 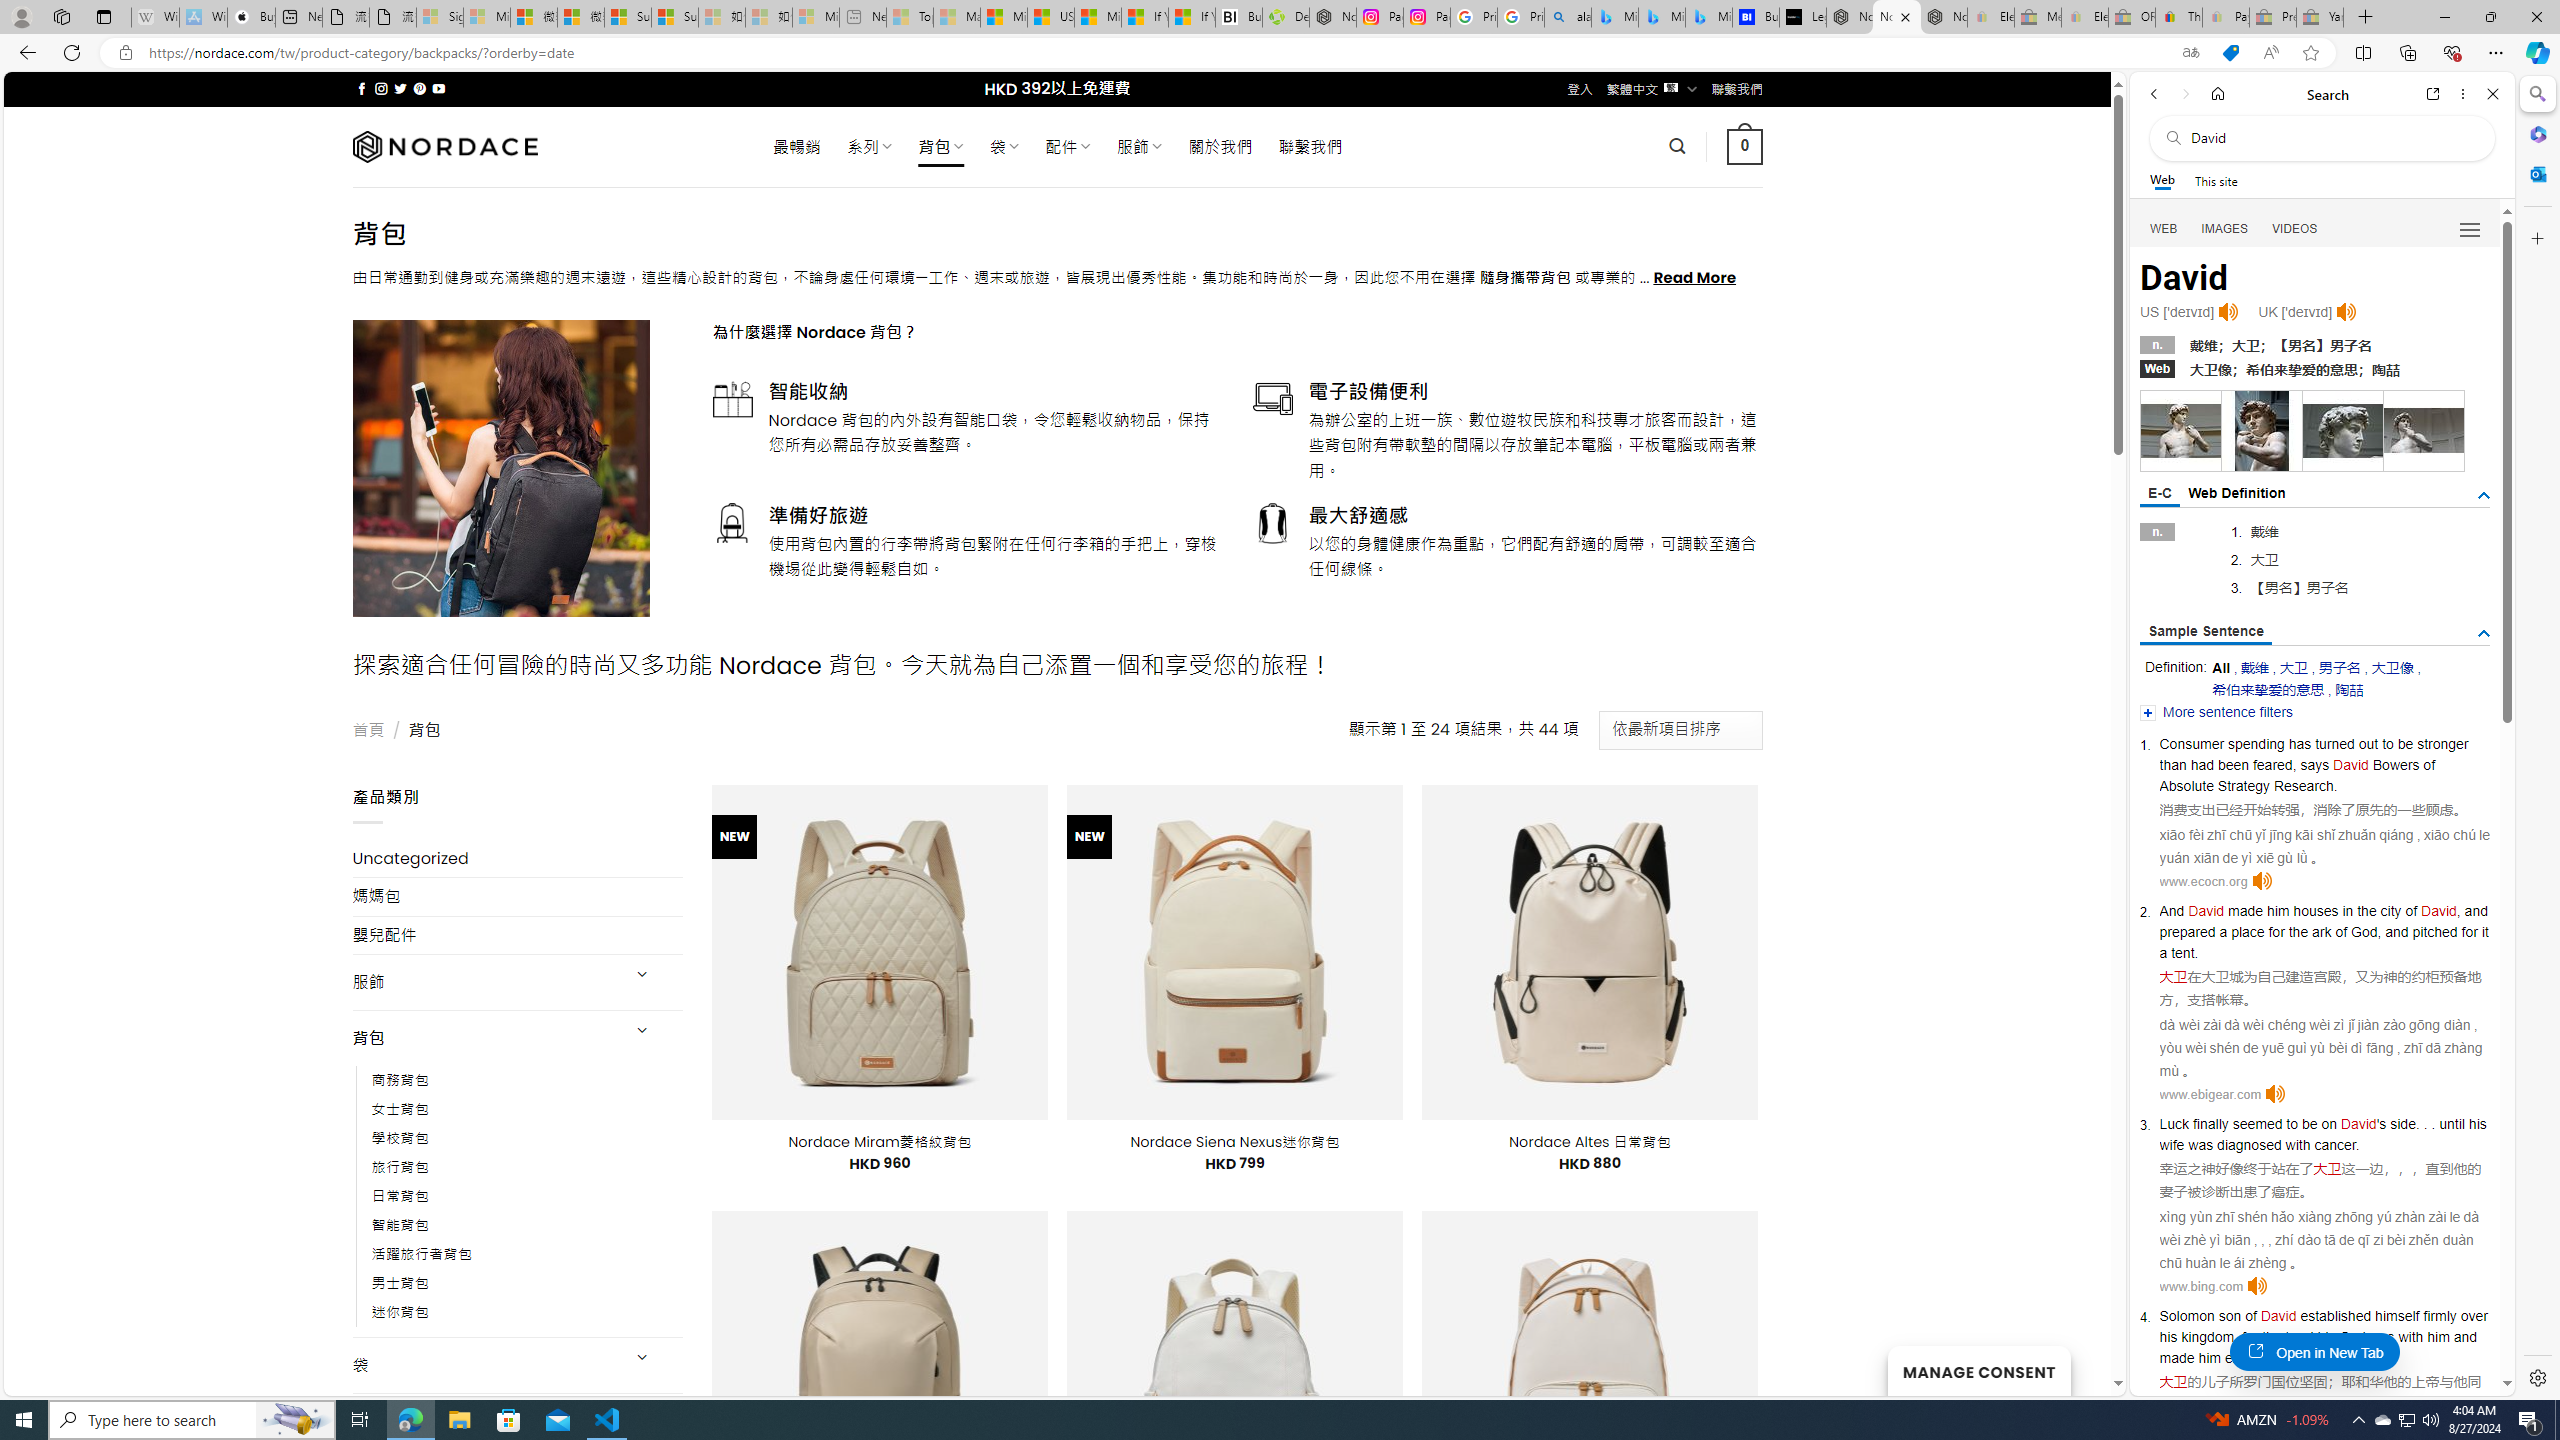 What do you see at coordinates (2441, 742) in the screenshot?
I see `'stronger'` at bounding box center [2441, 742].